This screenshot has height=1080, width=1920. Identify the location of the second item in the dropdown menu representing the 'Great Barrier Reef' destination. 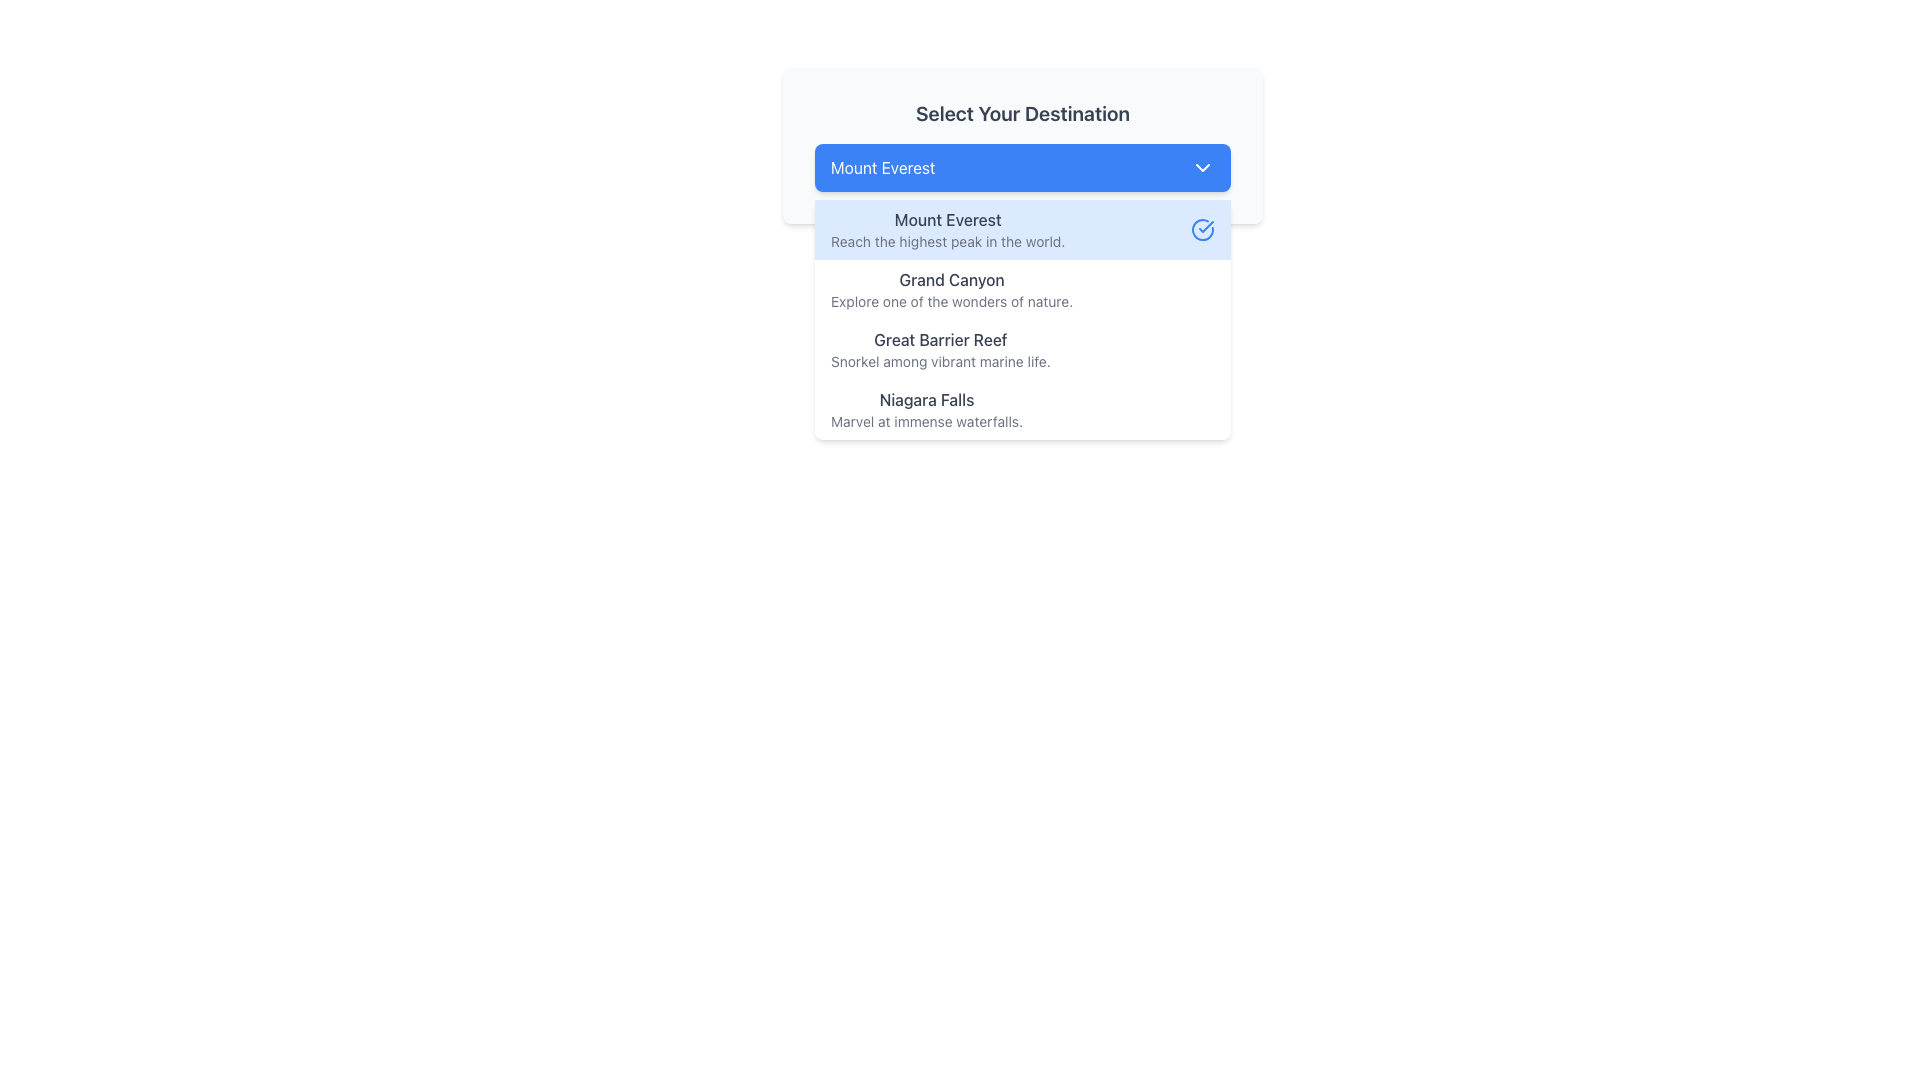
(939, 349).